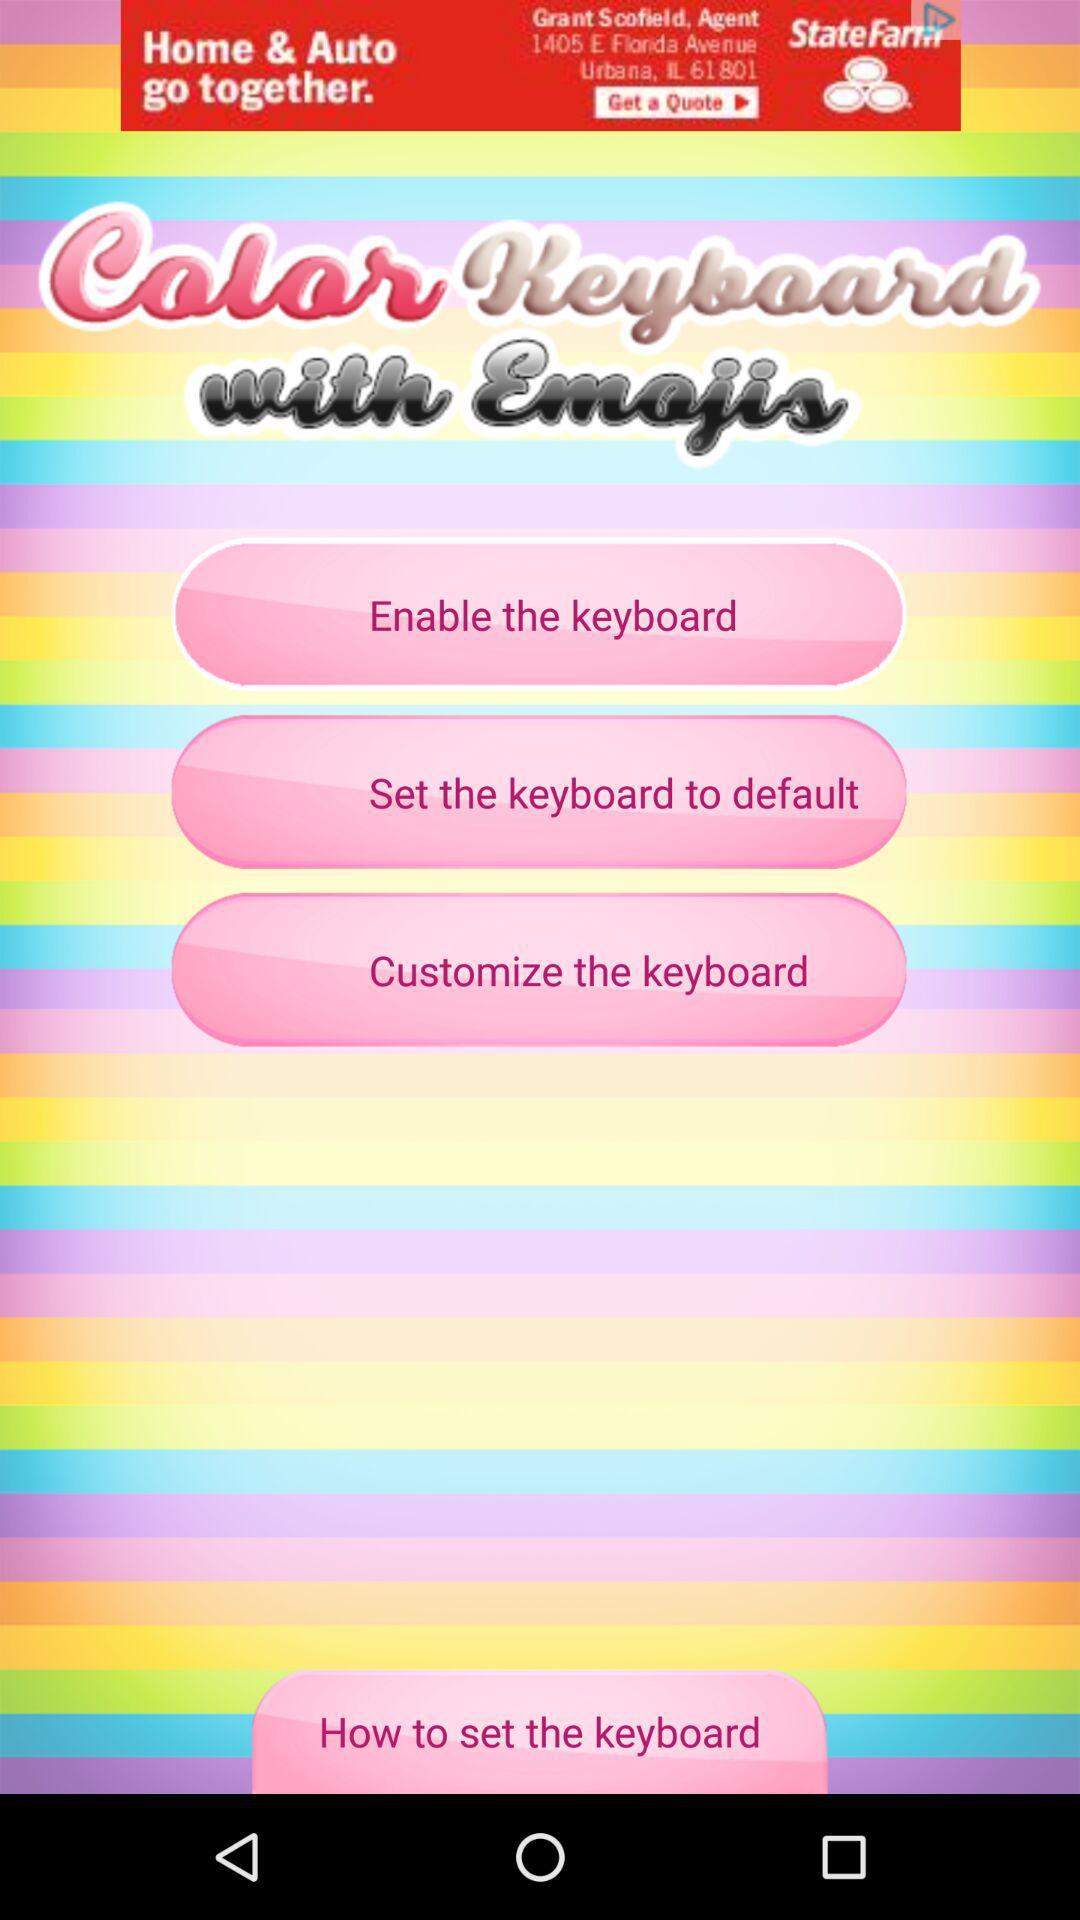 The image size is (1080, 1920). I want to click on advertisement option, so click(540, 65).